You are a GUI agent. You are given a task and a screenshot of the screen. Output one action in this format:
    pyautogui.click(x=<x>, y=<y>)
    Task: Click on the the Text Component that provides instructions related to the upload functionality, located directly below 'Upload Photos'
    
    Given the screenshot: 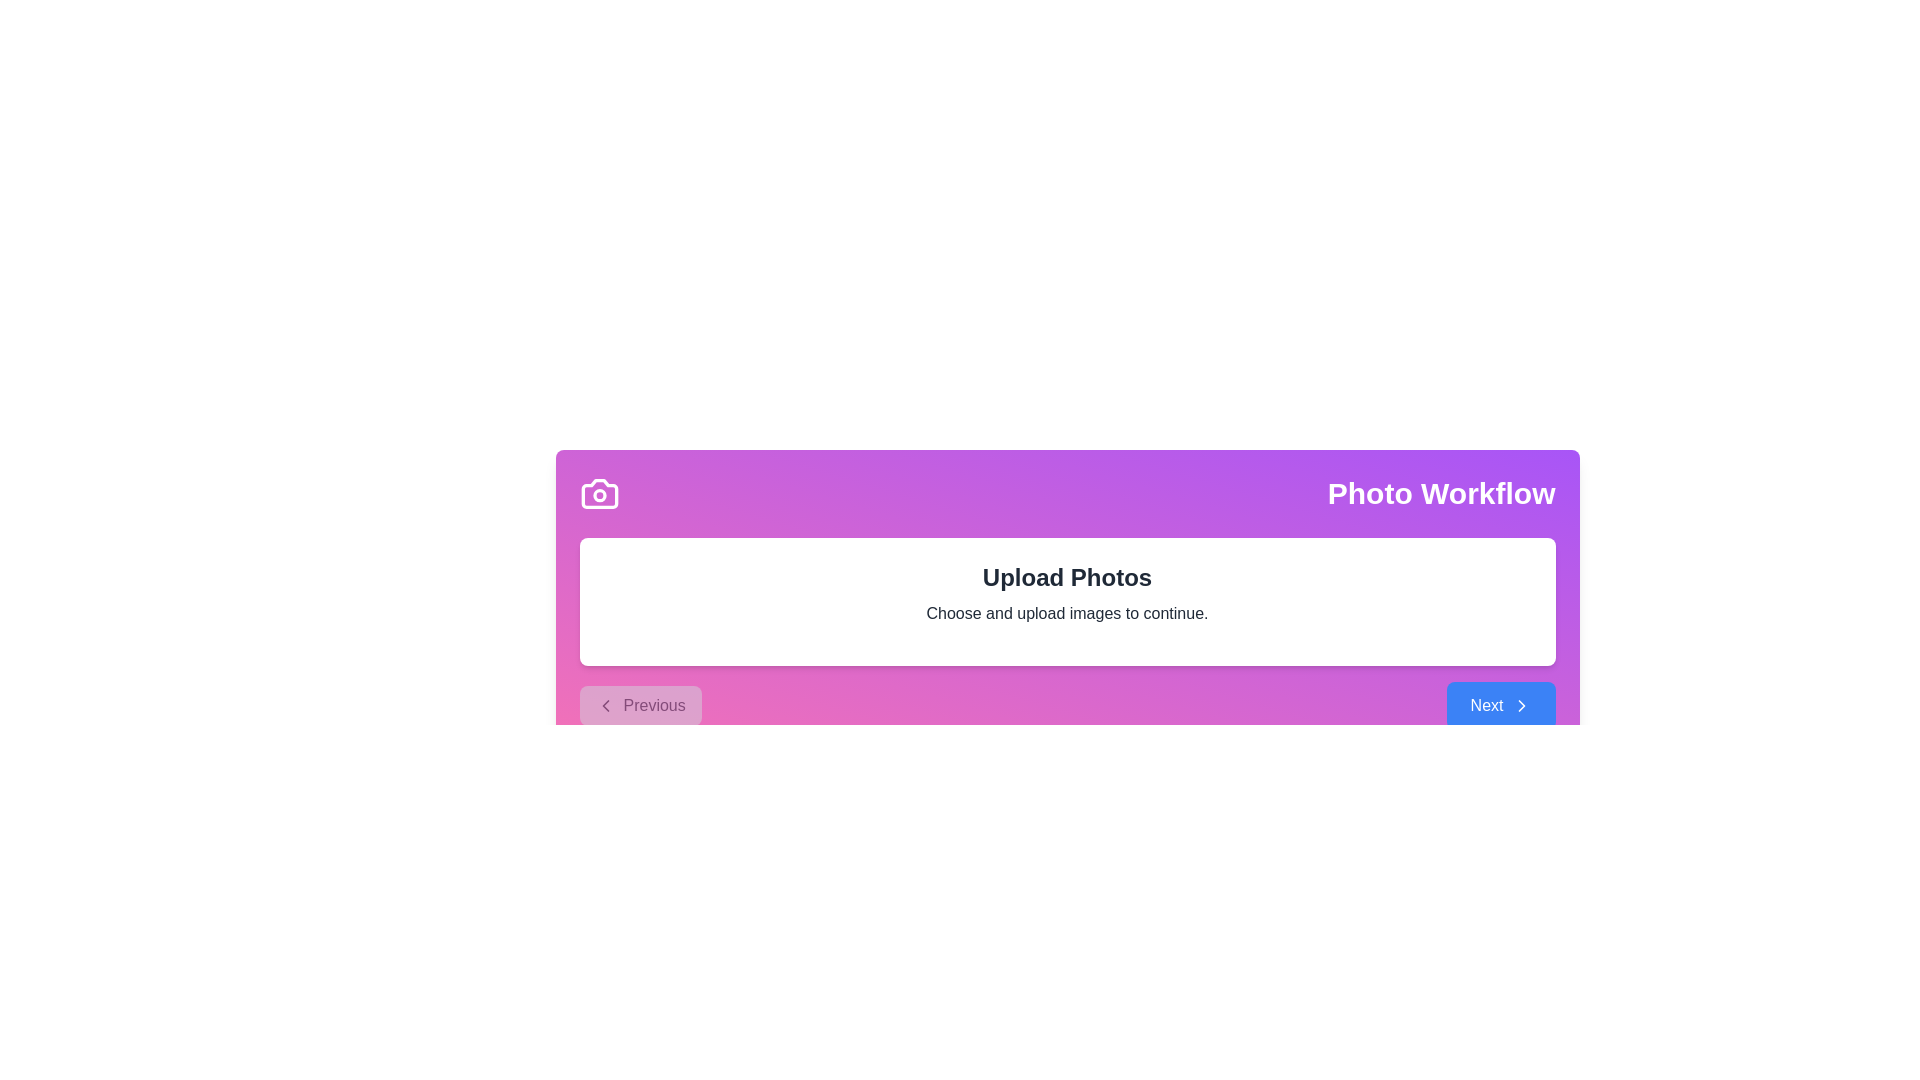 What is the action you would take?
    pyautogui.click(x=1066, y=612)
    